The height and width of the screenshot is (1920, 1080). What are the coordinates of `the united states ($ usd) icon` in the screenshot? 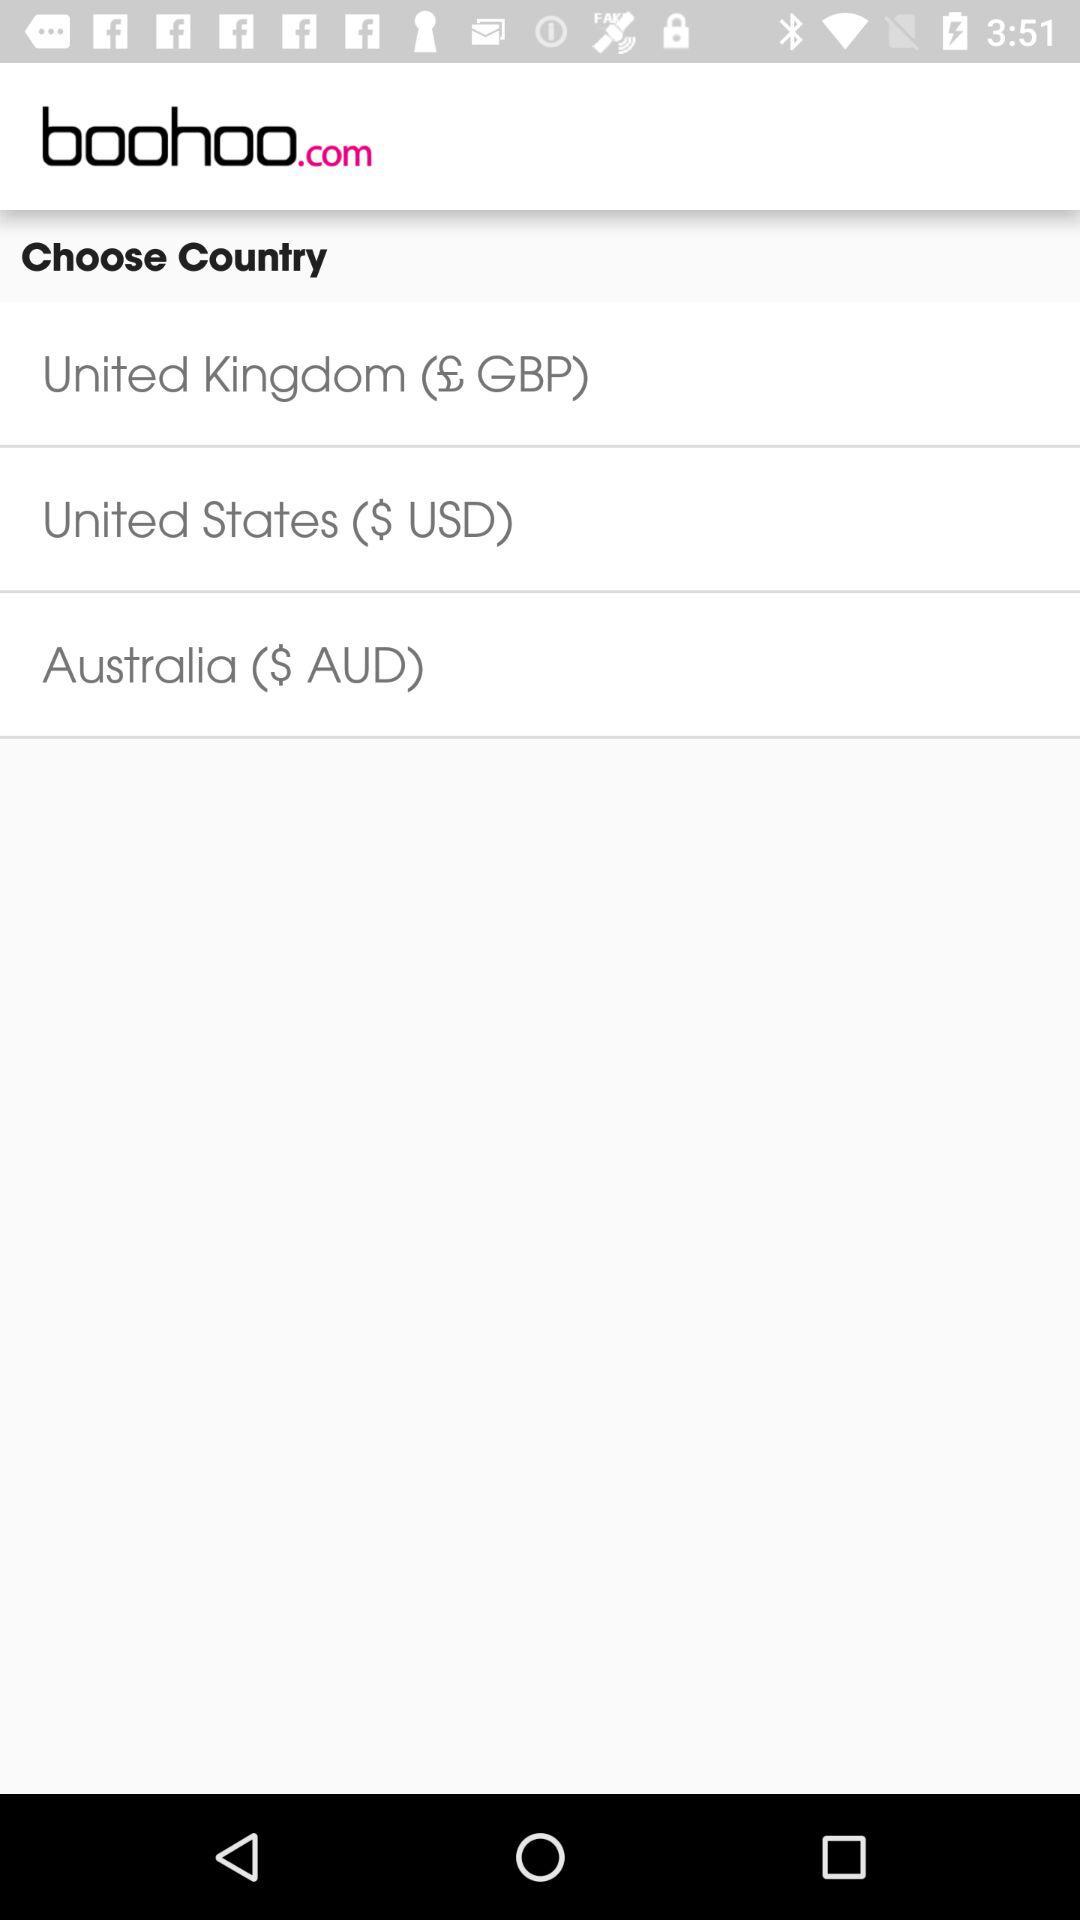 It's located at (277, 518).